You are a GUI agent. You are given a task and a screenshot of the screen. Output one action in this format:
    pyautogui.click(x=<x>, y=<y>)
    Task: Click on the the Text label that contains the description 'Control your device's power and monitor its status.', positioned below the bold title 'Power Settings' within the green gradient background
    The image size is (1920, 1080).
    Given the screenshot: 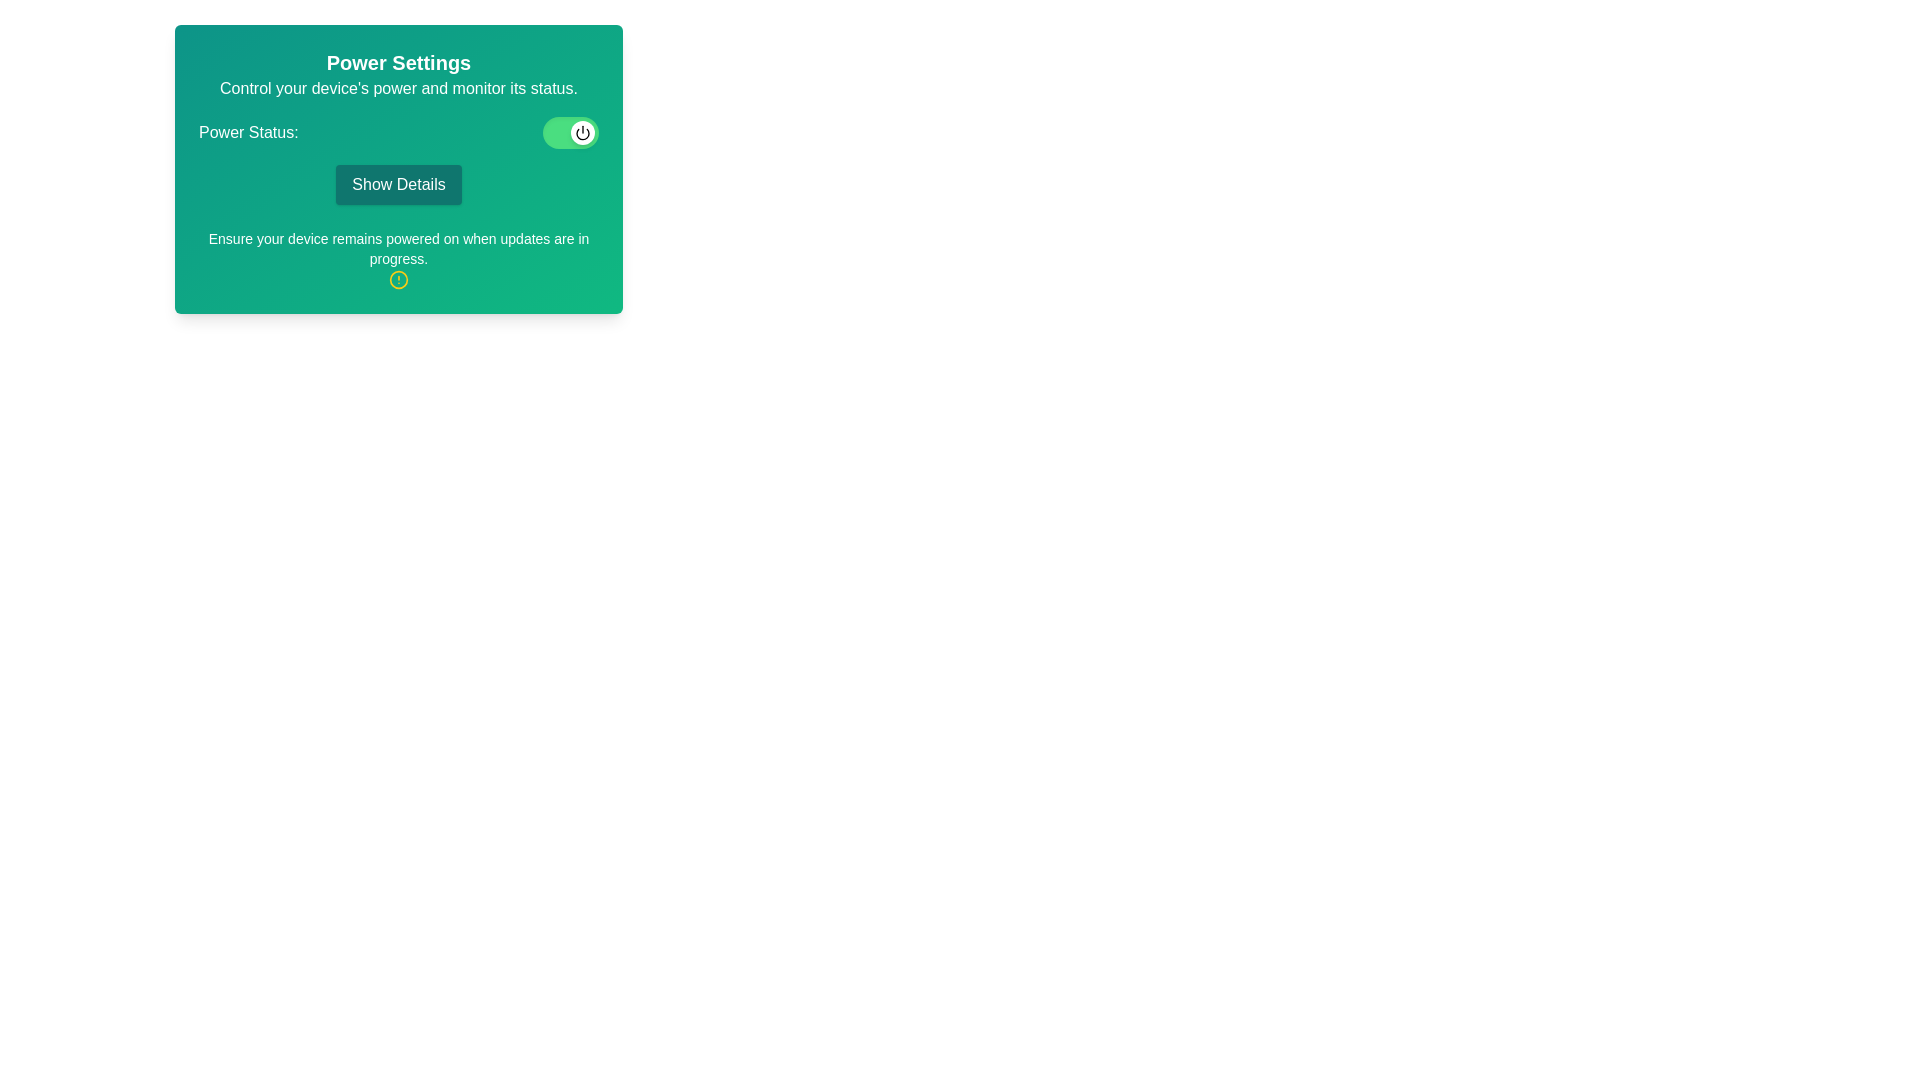 What is the action you would take?
    pyautogui.click(x=398, y=87)
    